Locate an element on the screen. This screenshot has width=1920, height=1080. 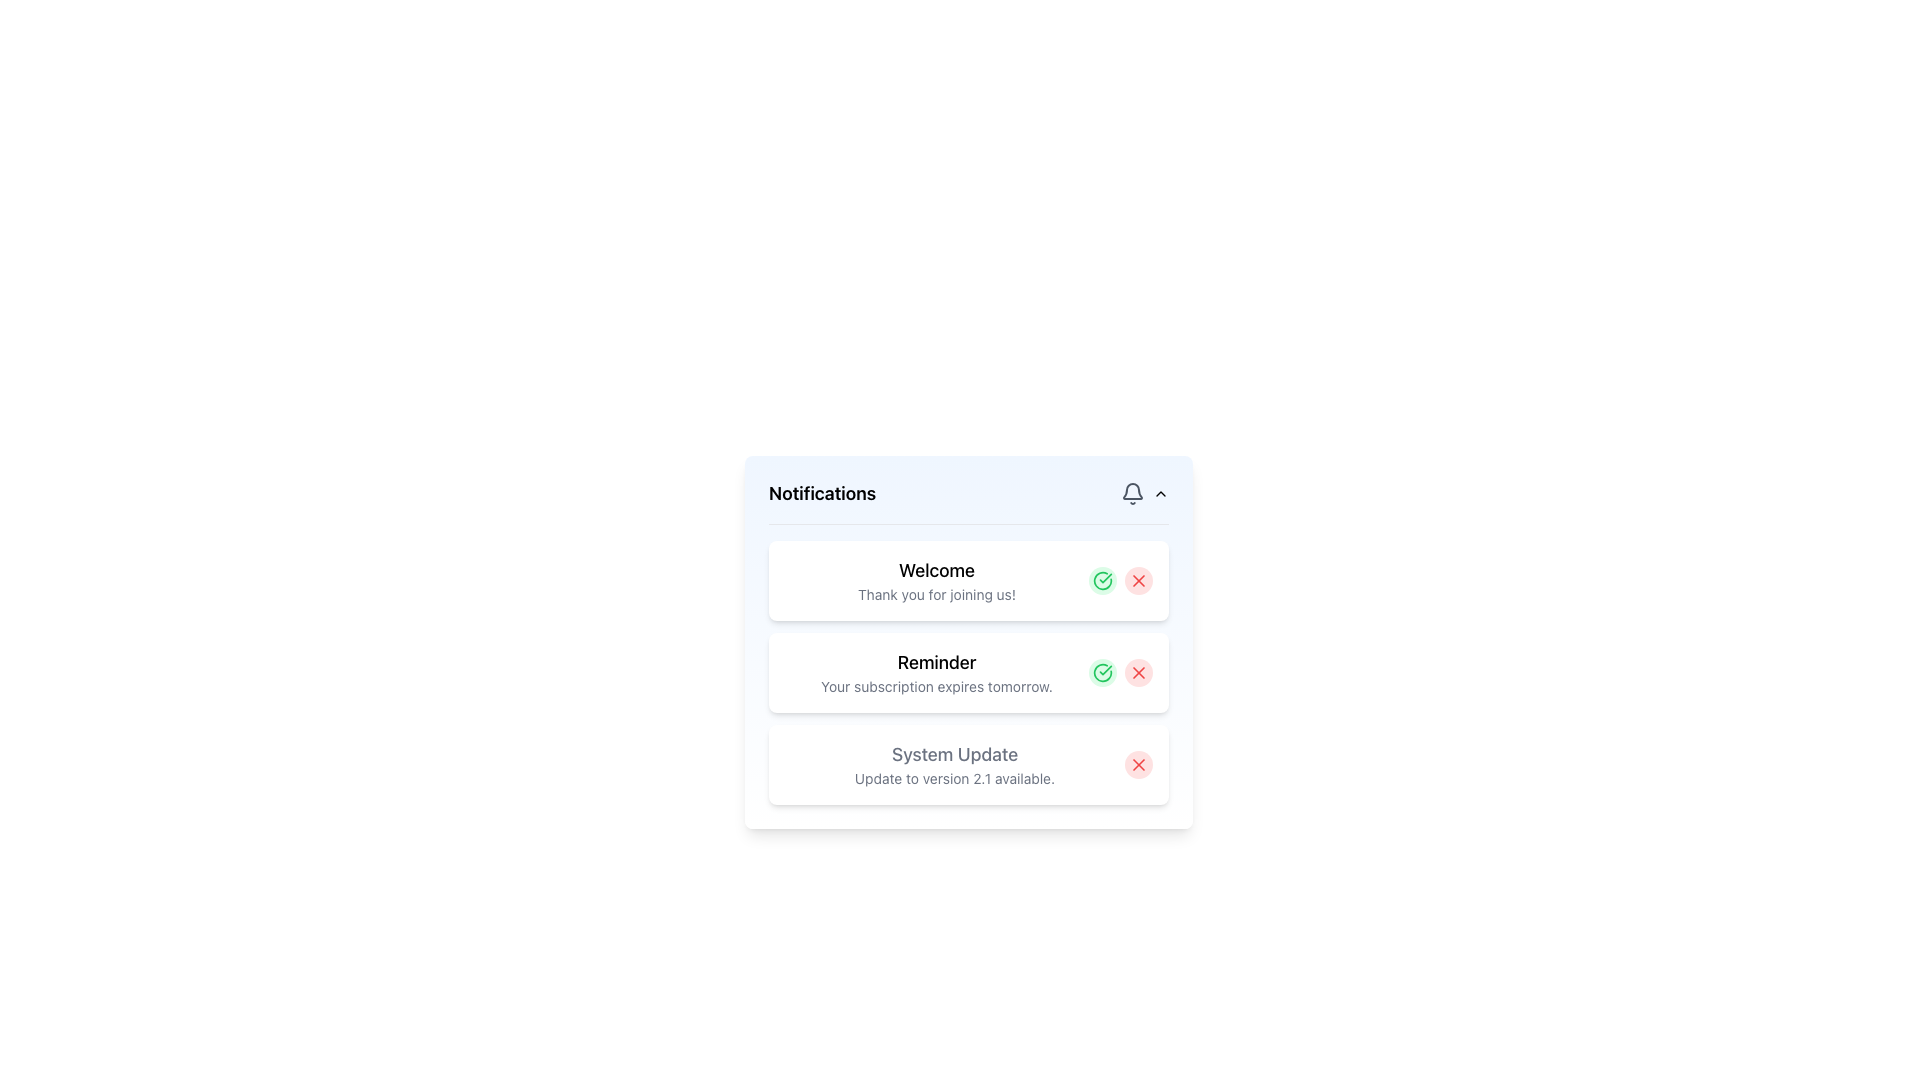
the Text Label that provides information about the availability of software update version 2.1, located at the bottom of the 'System Update' notification card is located at coordinates (954, 778).